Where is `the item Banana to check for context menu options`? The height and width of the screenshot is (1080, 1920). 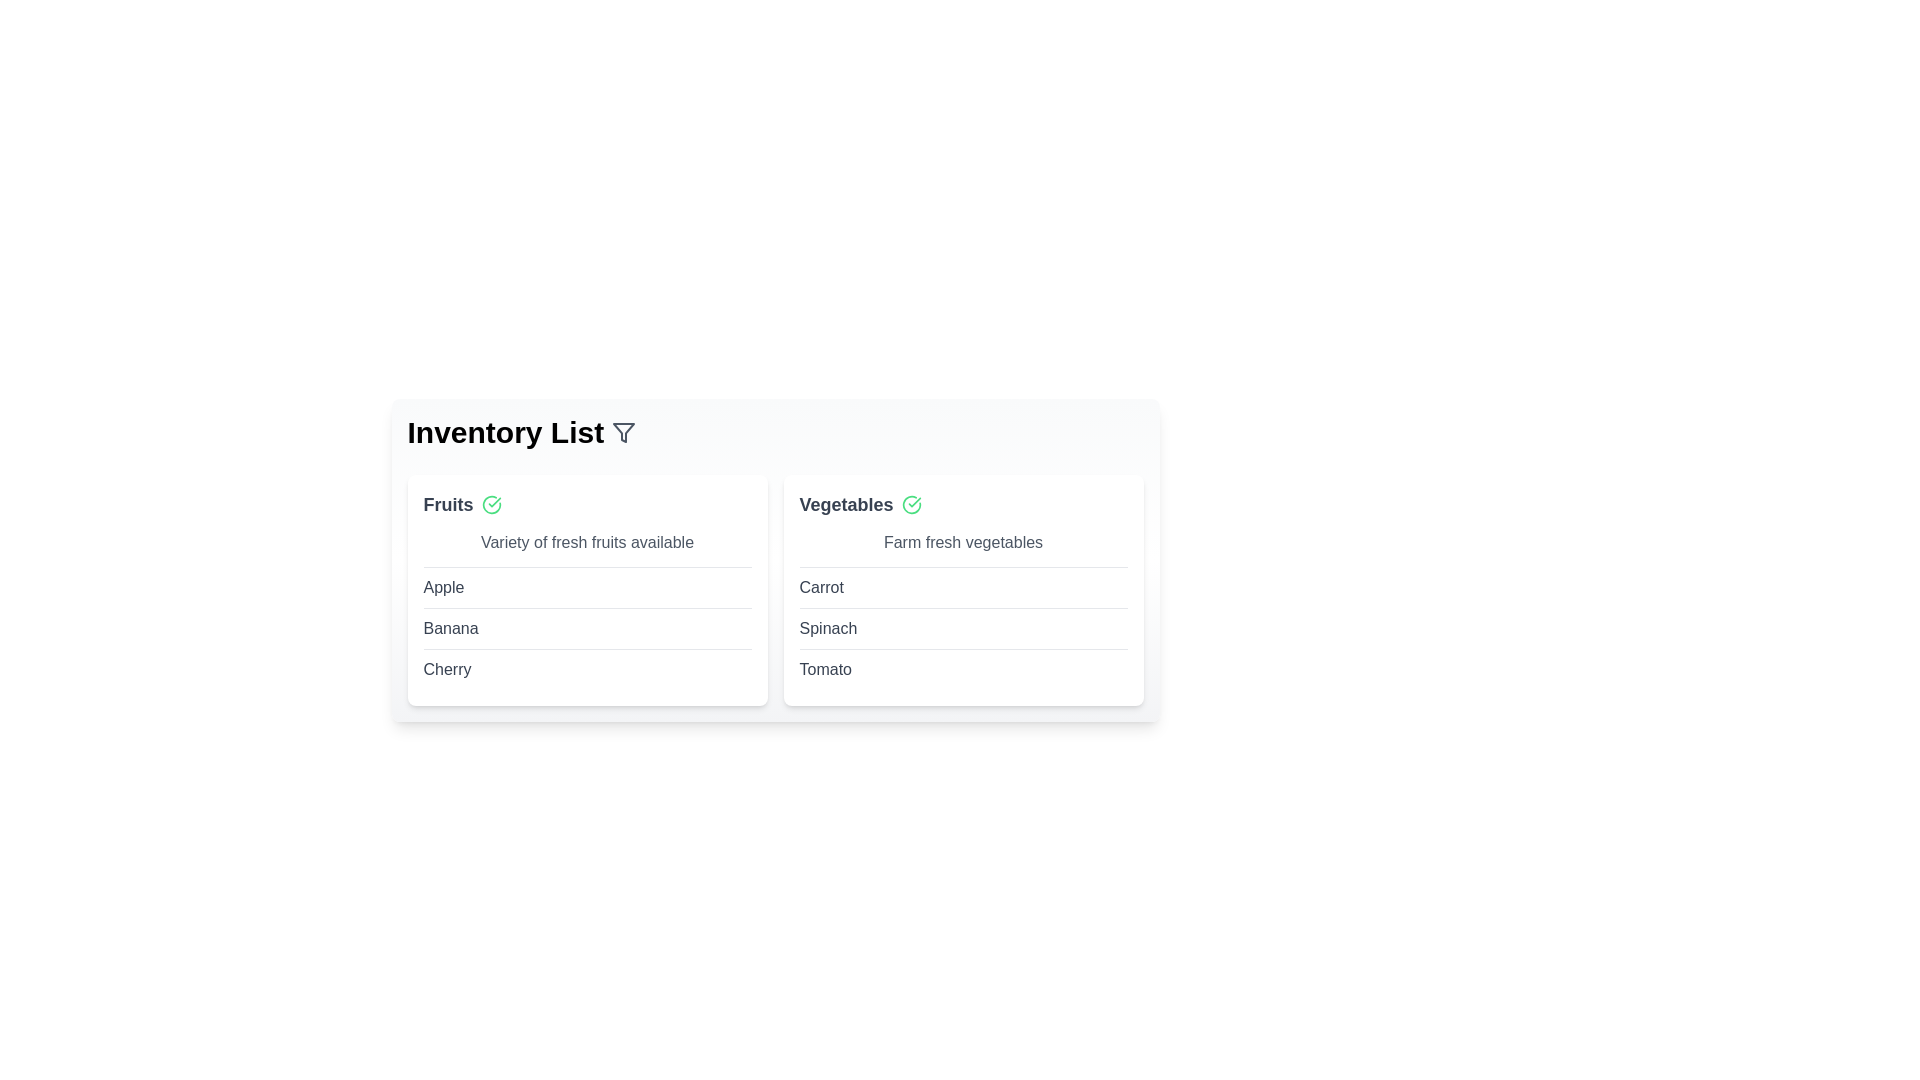 the item Banana to check for context menu options is located at coordinates (450, 627).